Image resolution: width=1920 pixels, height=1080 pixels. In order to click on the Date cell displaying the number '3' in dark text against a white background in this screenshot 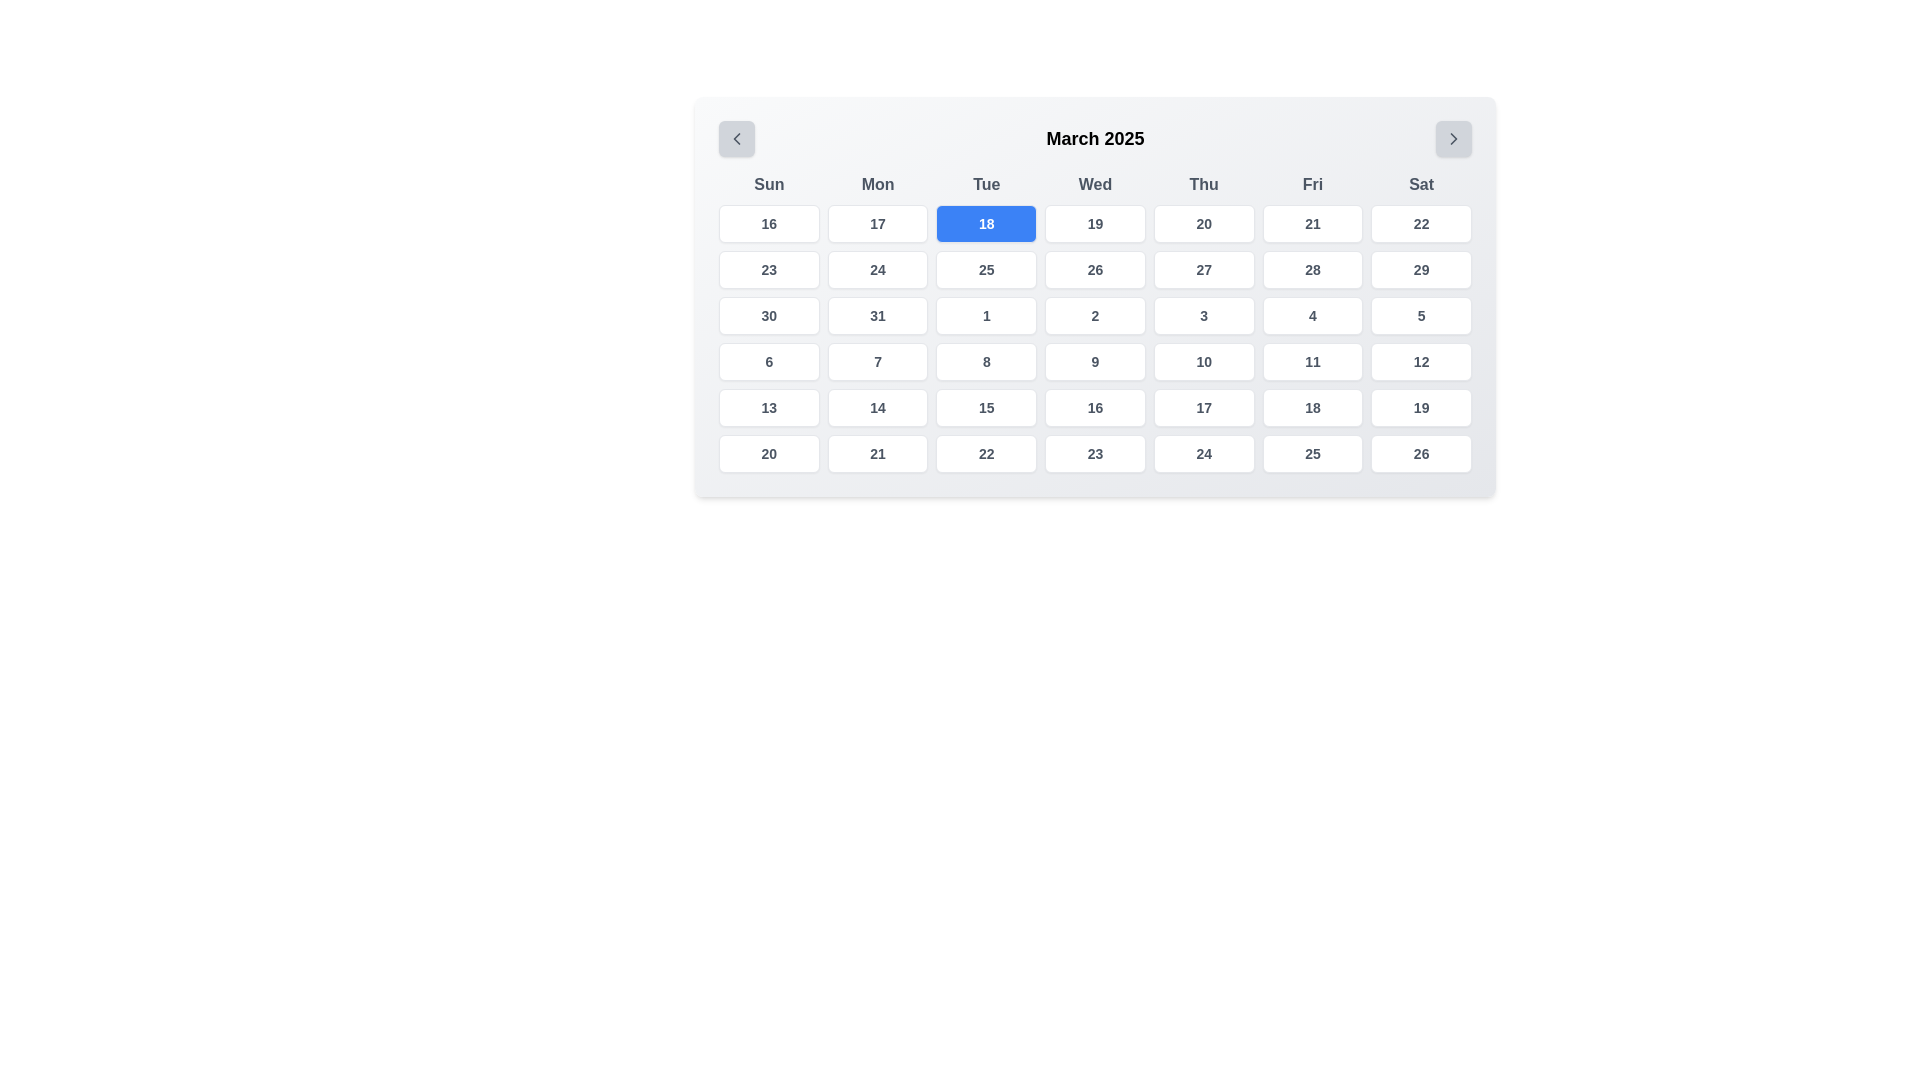, I will do `click(1203, 315)`.